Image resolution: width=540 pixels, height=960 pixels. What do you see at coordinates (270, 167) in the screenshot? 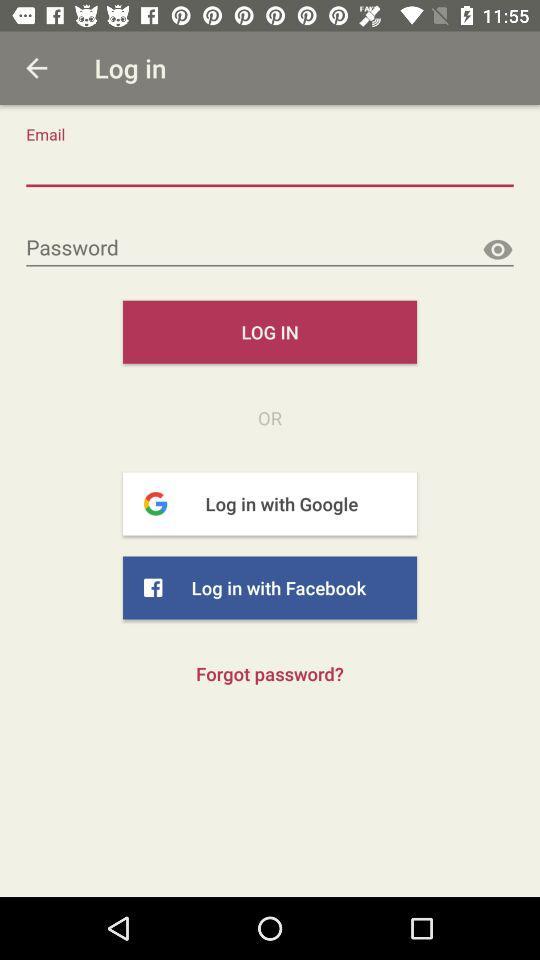
I see `email` at bounding box center [270, 167].